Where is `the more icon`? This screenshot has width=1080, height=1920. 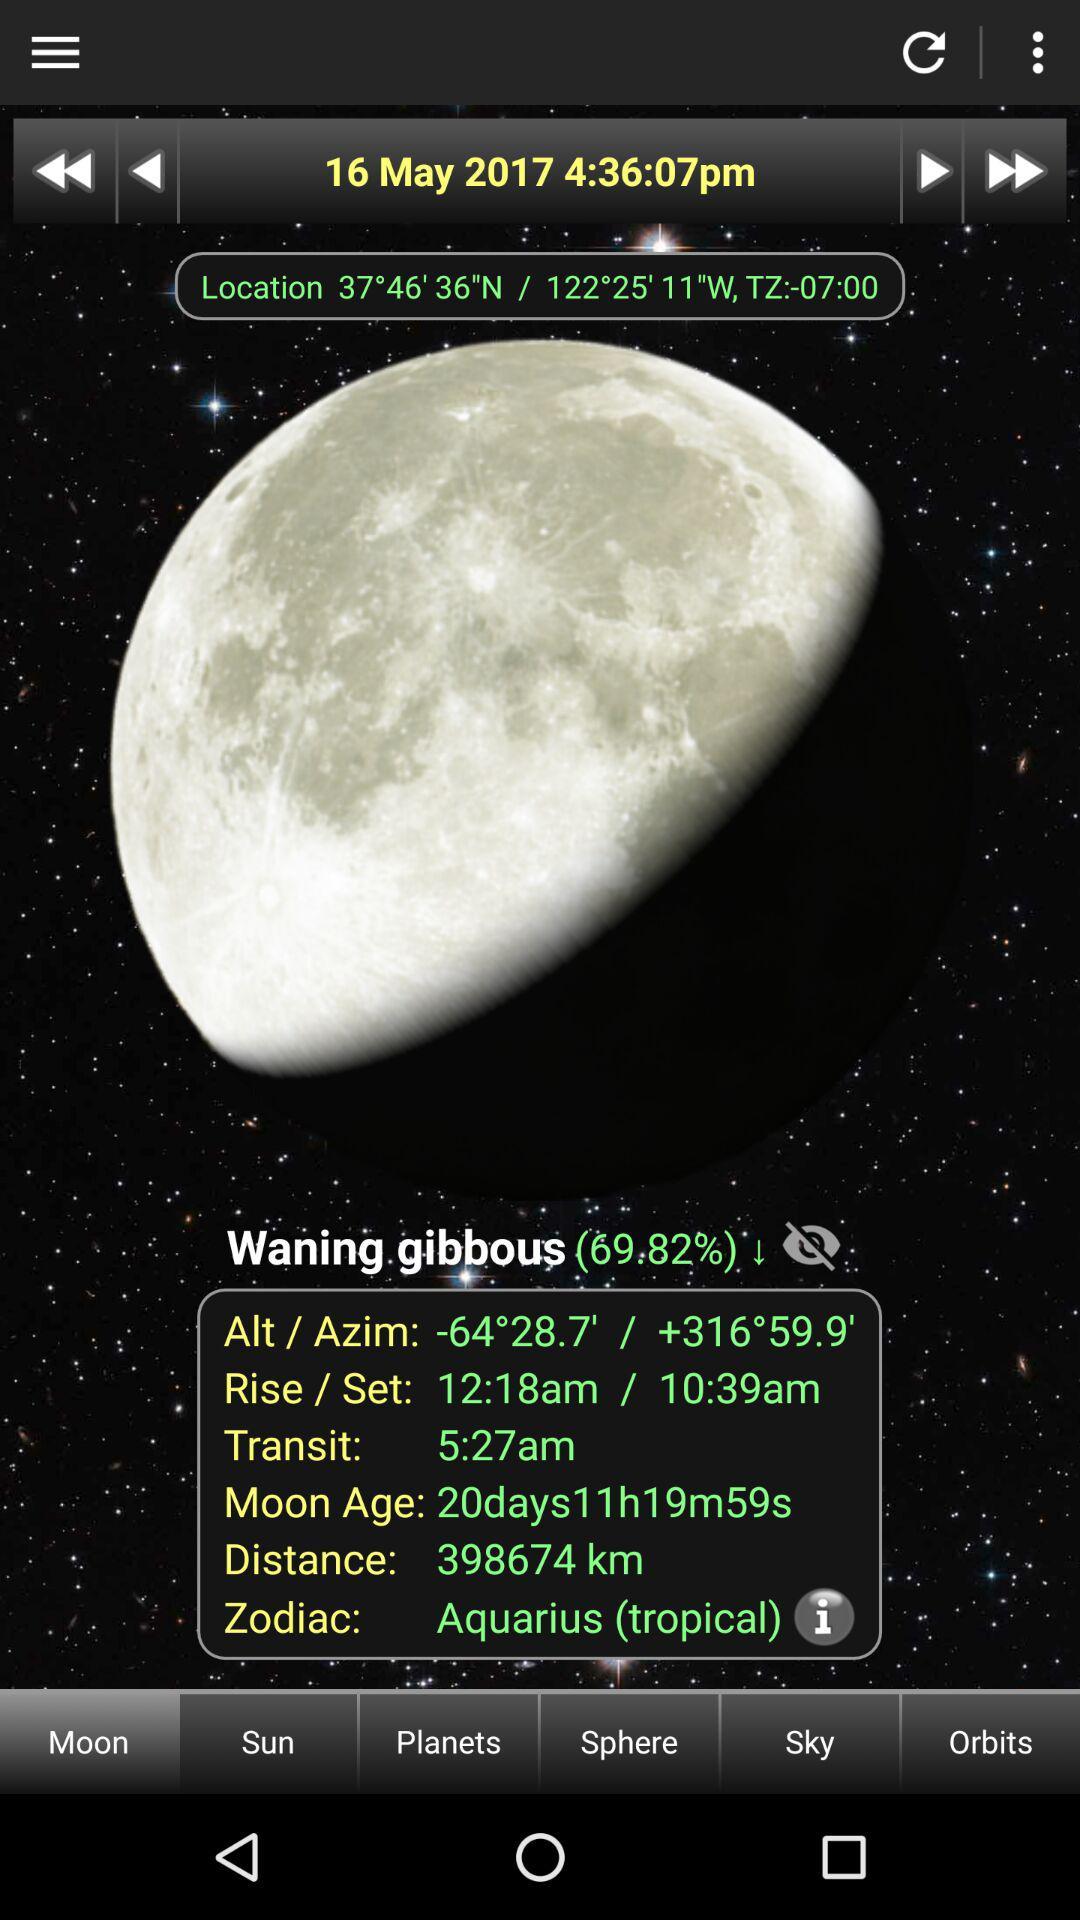 the more icon is located at coordinates (1036, 52).